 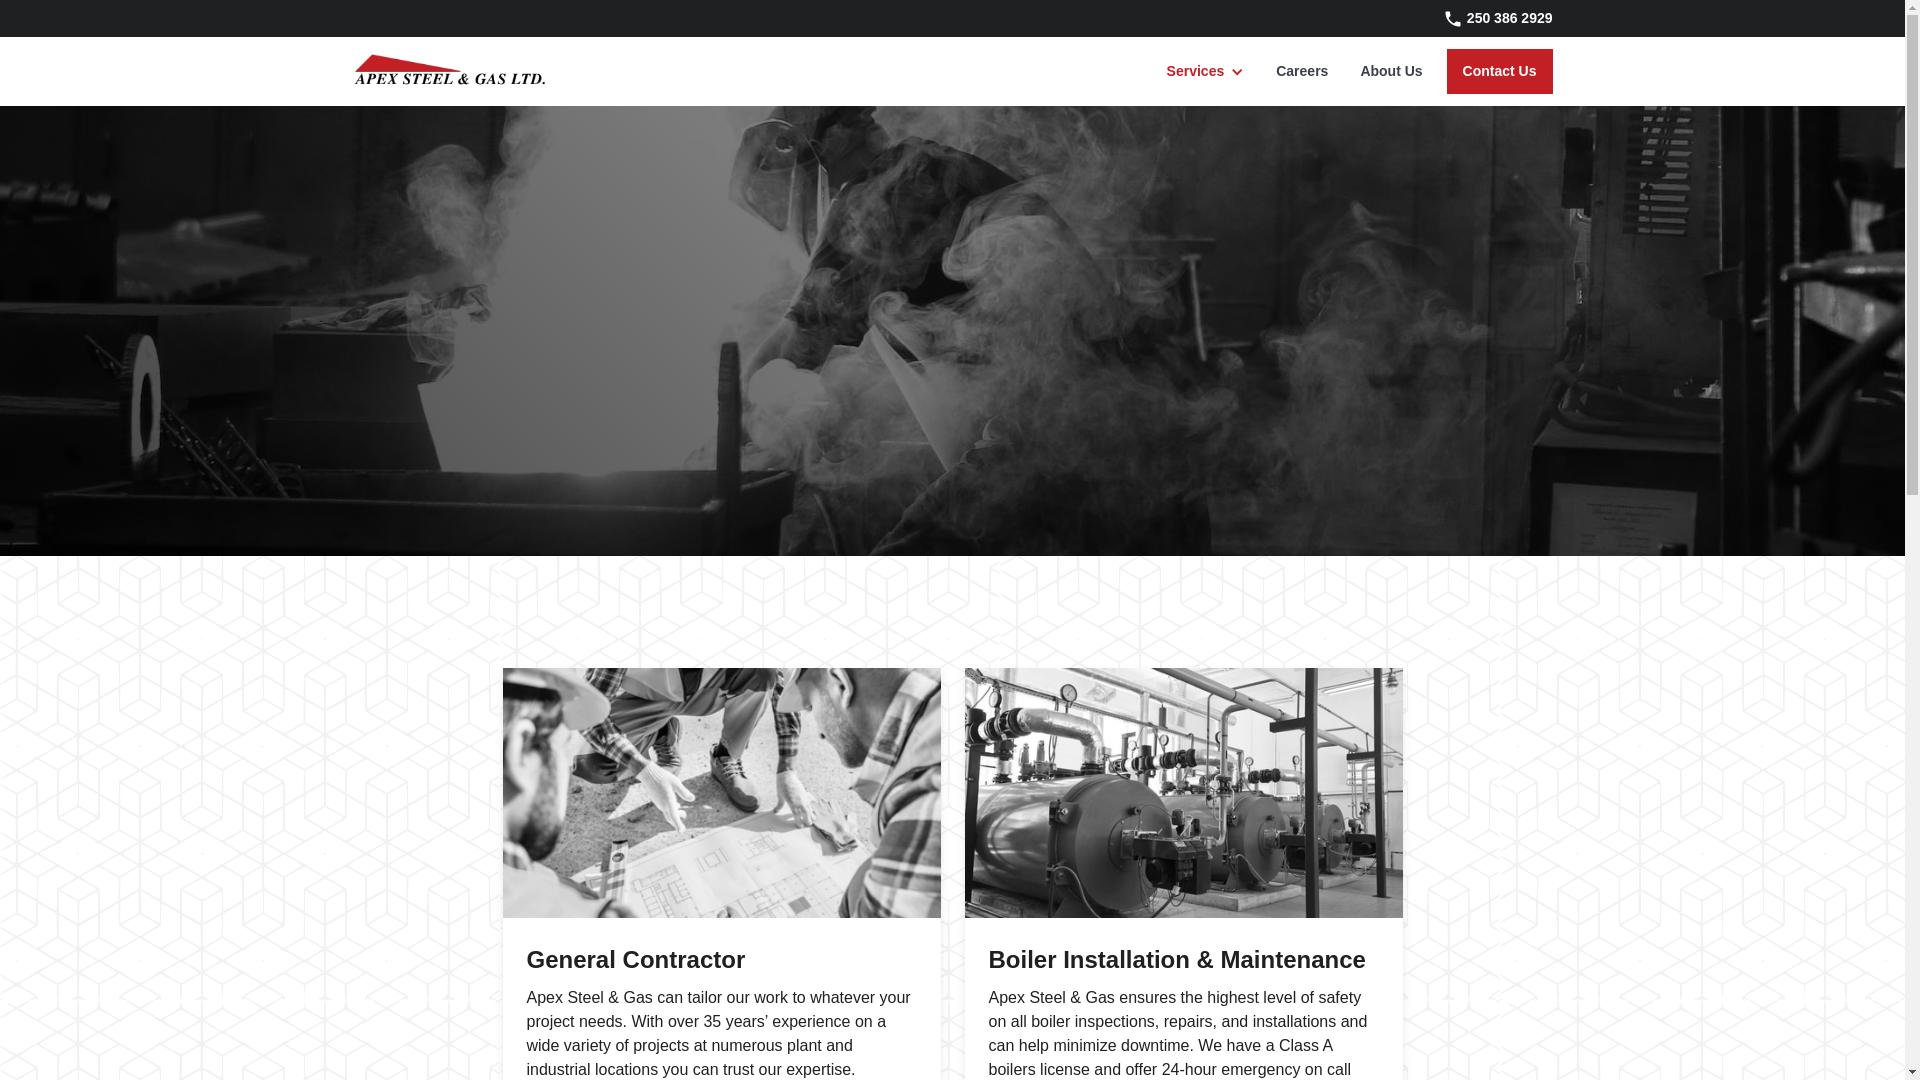 I want to click on 'About Us', so click(x=1344, y=70).